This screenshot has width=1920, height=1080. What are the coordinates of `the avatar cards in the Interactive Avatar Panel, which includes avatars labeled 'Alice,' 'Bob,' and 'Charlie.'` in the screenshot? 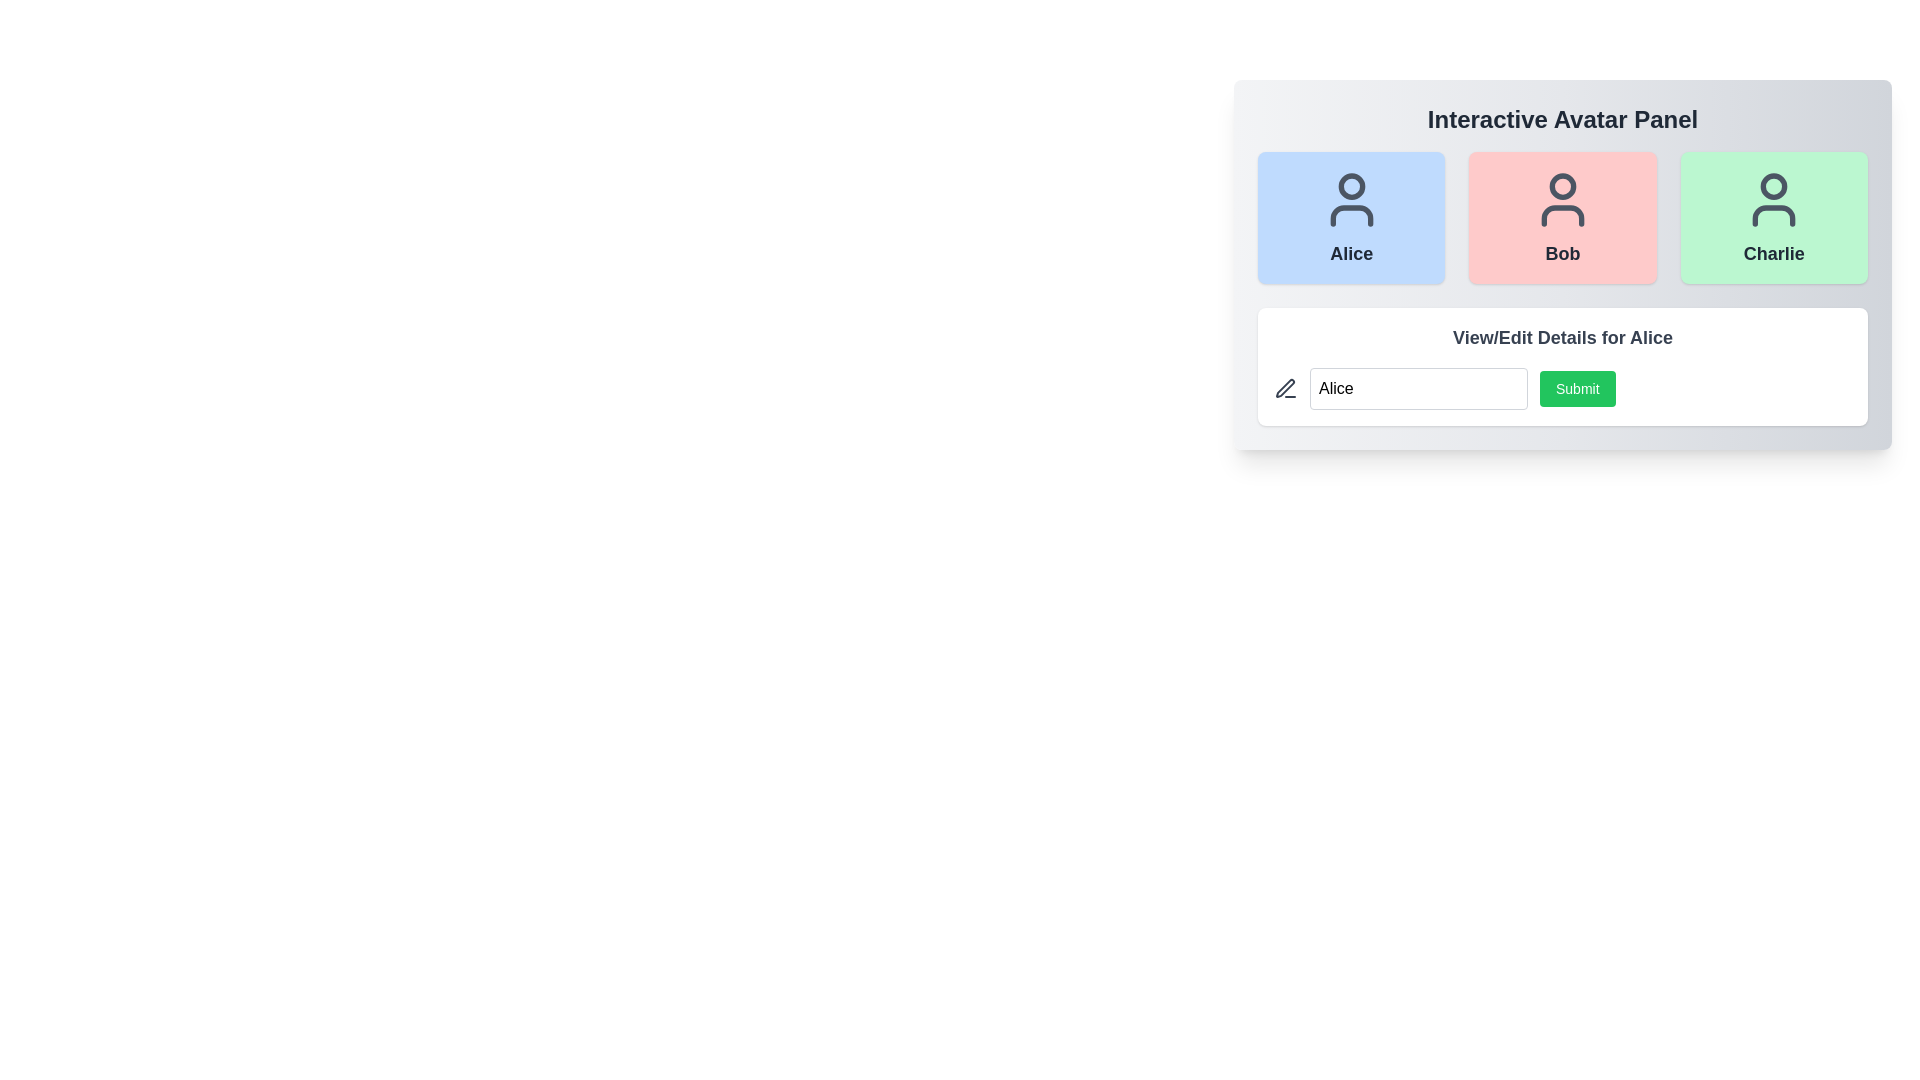 It's located at (1562, 264).